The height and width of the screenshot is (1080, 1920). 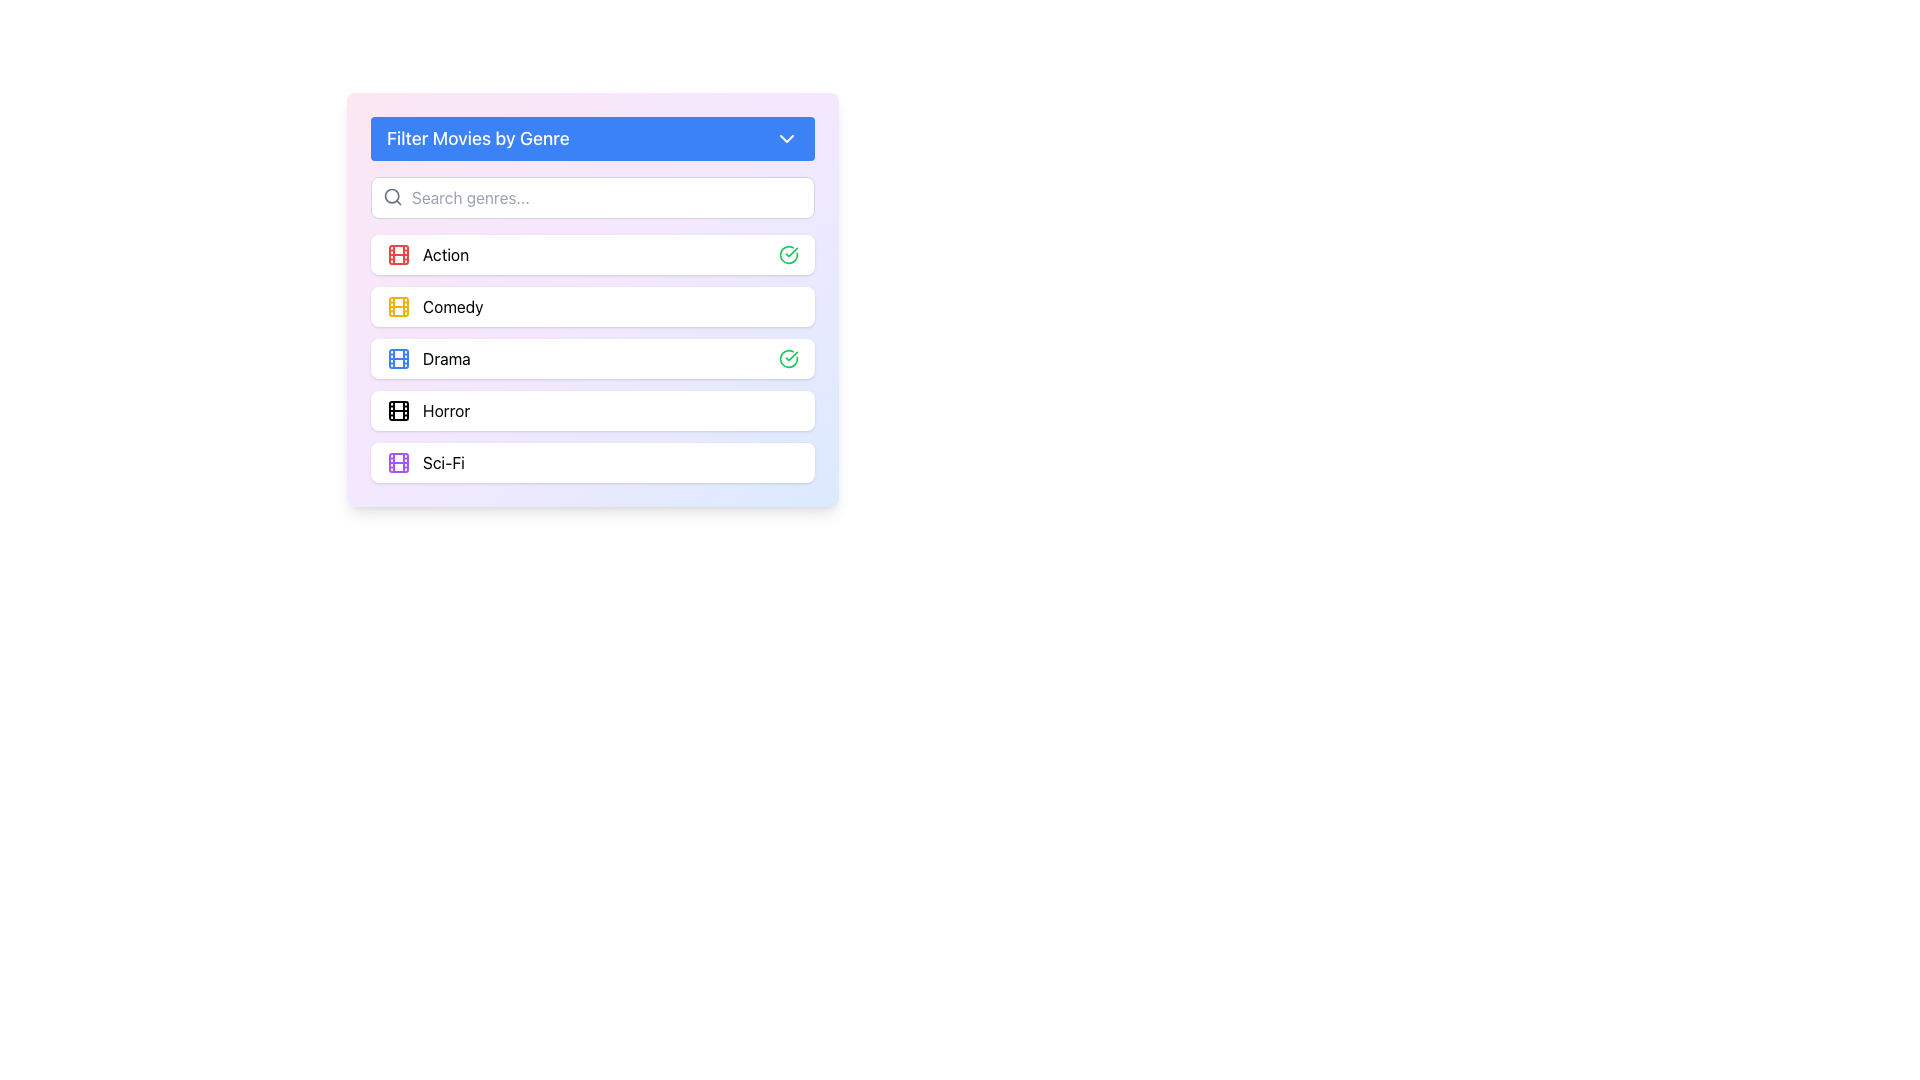 I want to click on text label that reads 'Sci-Fi', which is the fifth item in the genre filter list and is aligned to the right of a purple film strip icon, so click(x=442, y=462).